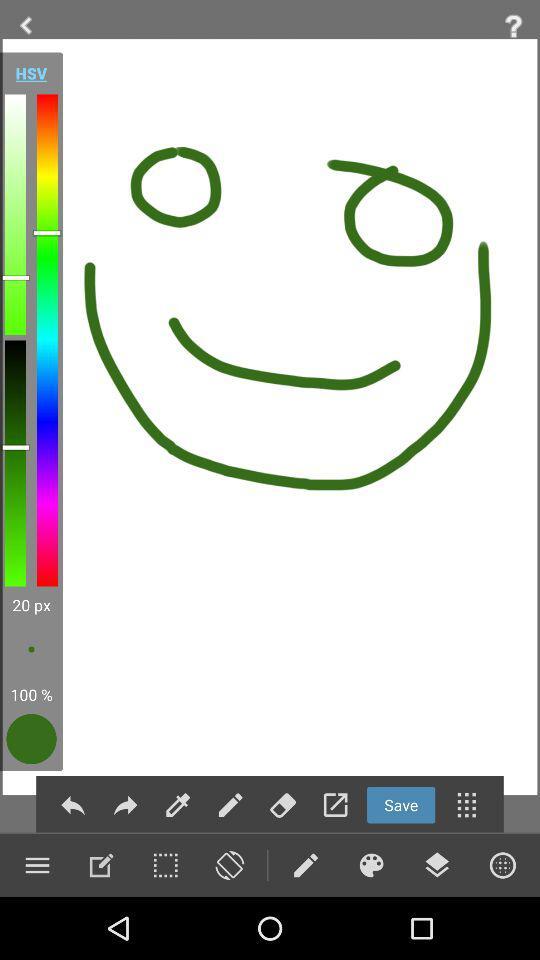 The width and height of the screenshot is (540, 960). I want to click on arisar, so click(282, 805).